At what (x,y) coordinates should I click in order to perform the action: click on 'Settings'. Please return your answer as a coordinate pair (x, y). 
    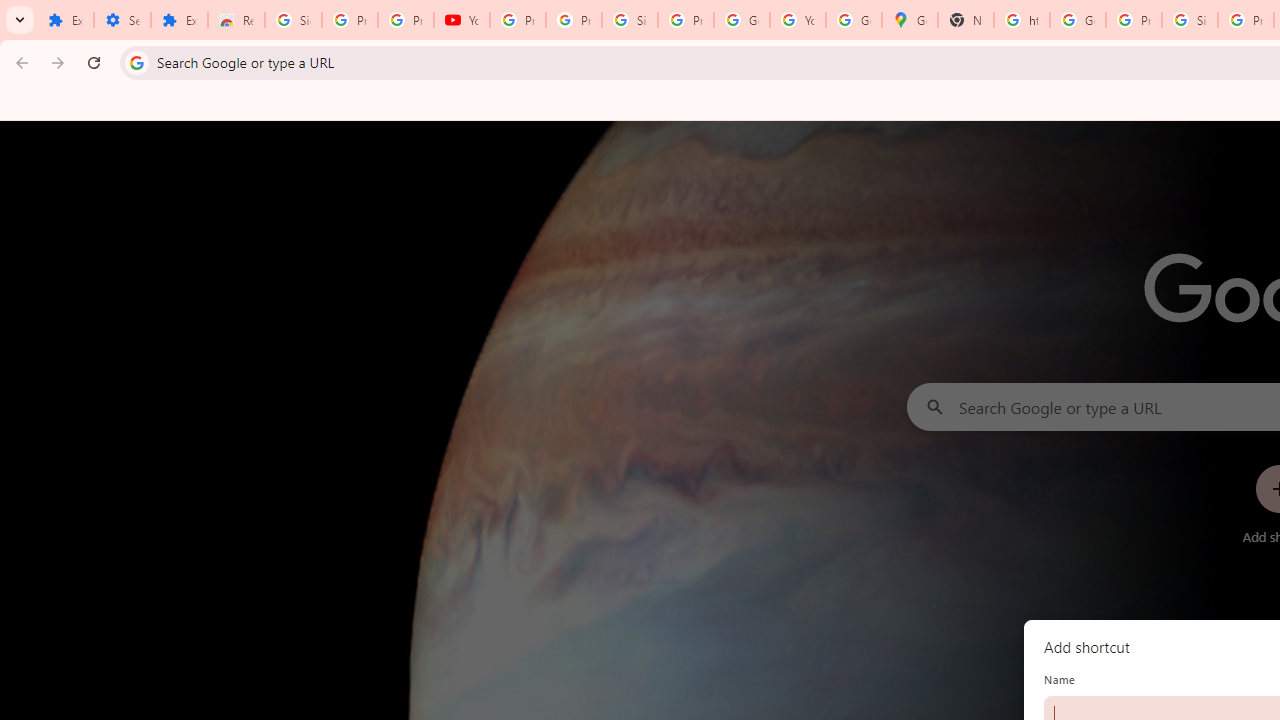
    Looking at the image, I should click on (121, 20).